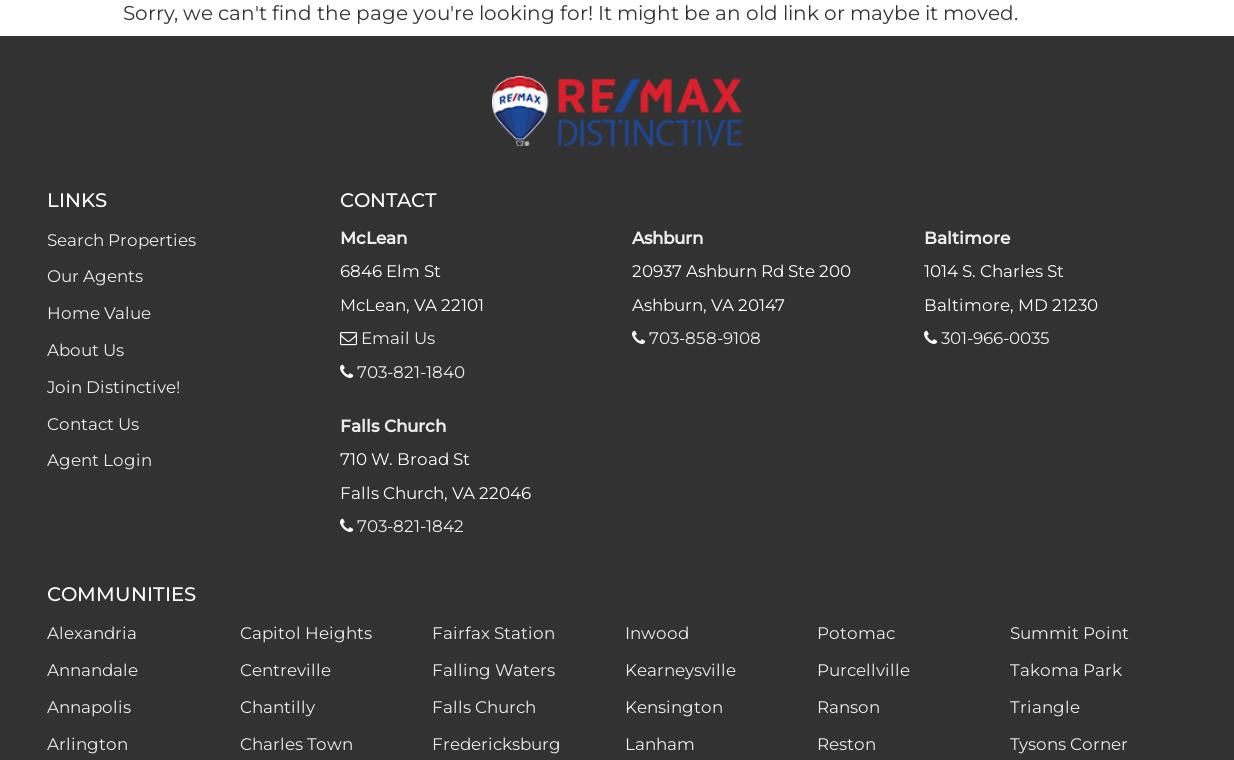 The width and height of the screenshot is (1234, 760). I want to click on 'Ranson', so click(816, 707).